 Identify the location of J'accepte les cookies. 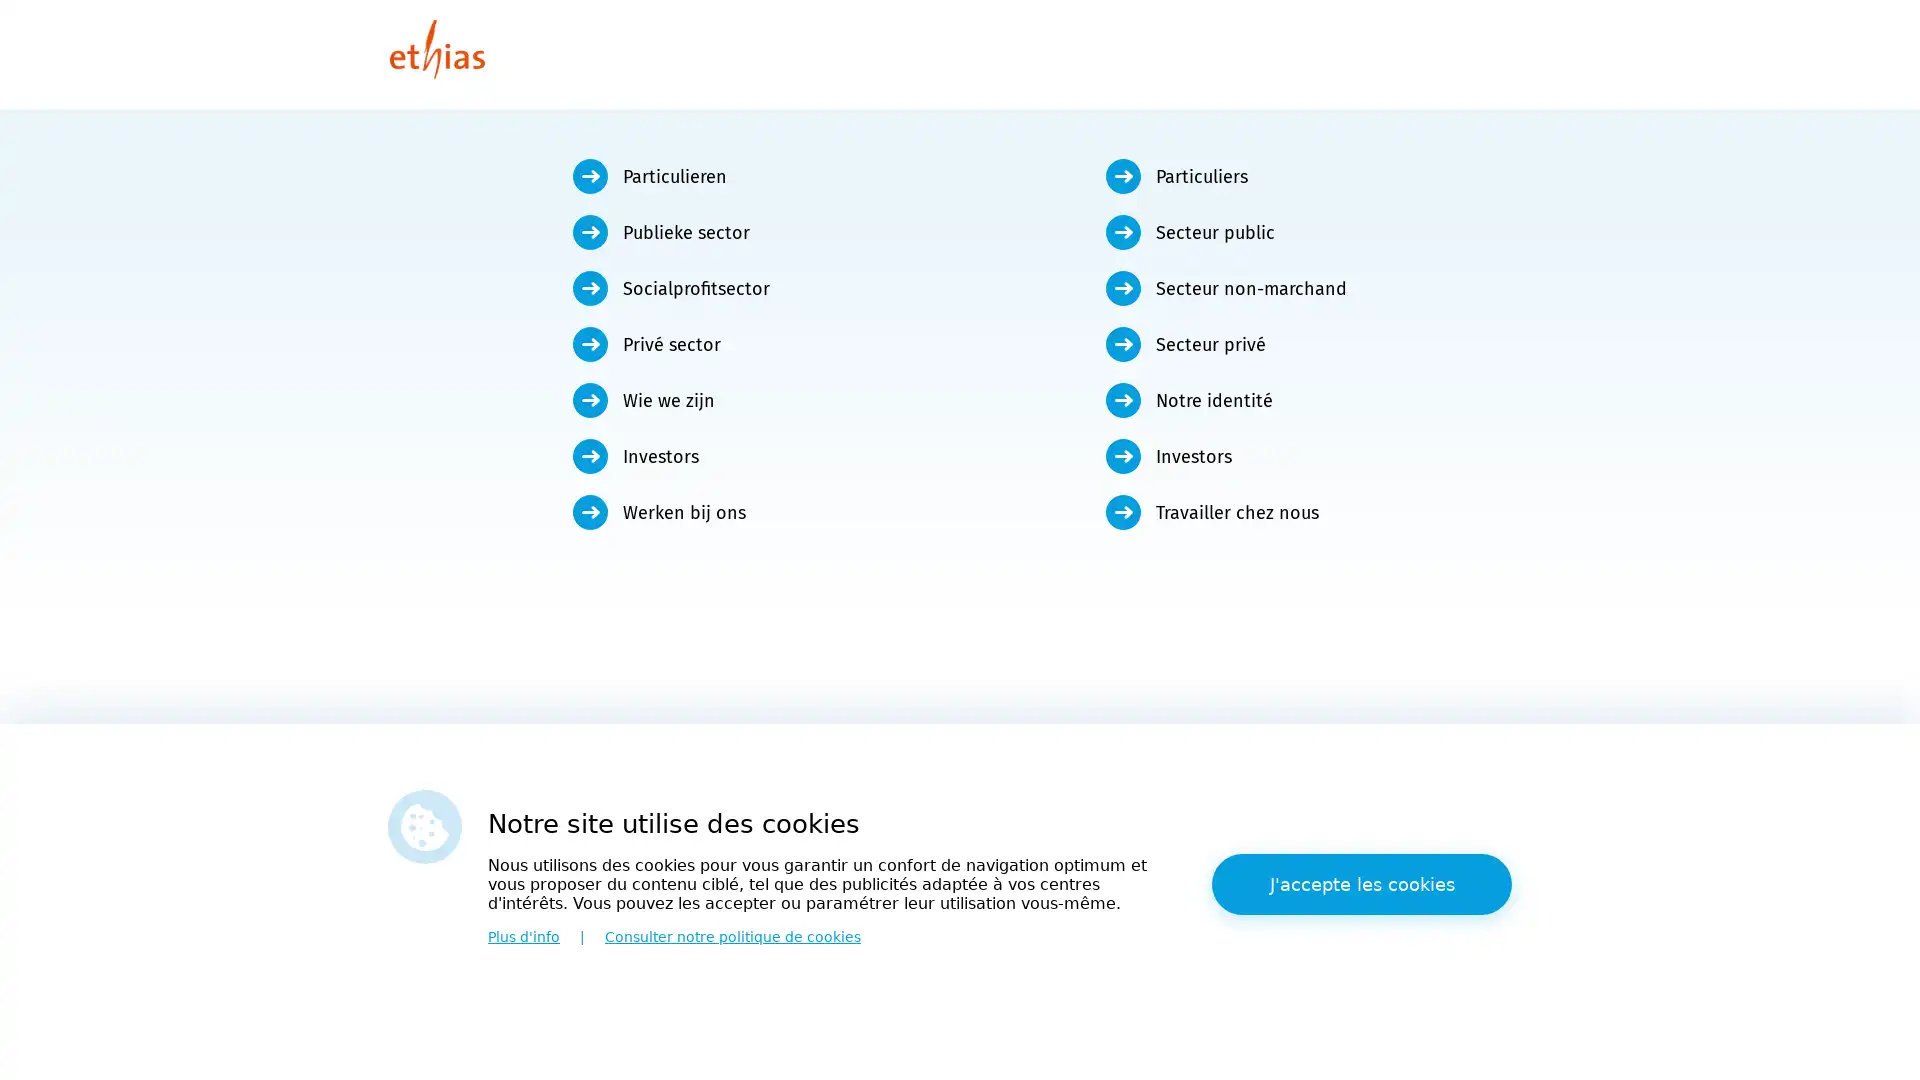
(1361, 882).